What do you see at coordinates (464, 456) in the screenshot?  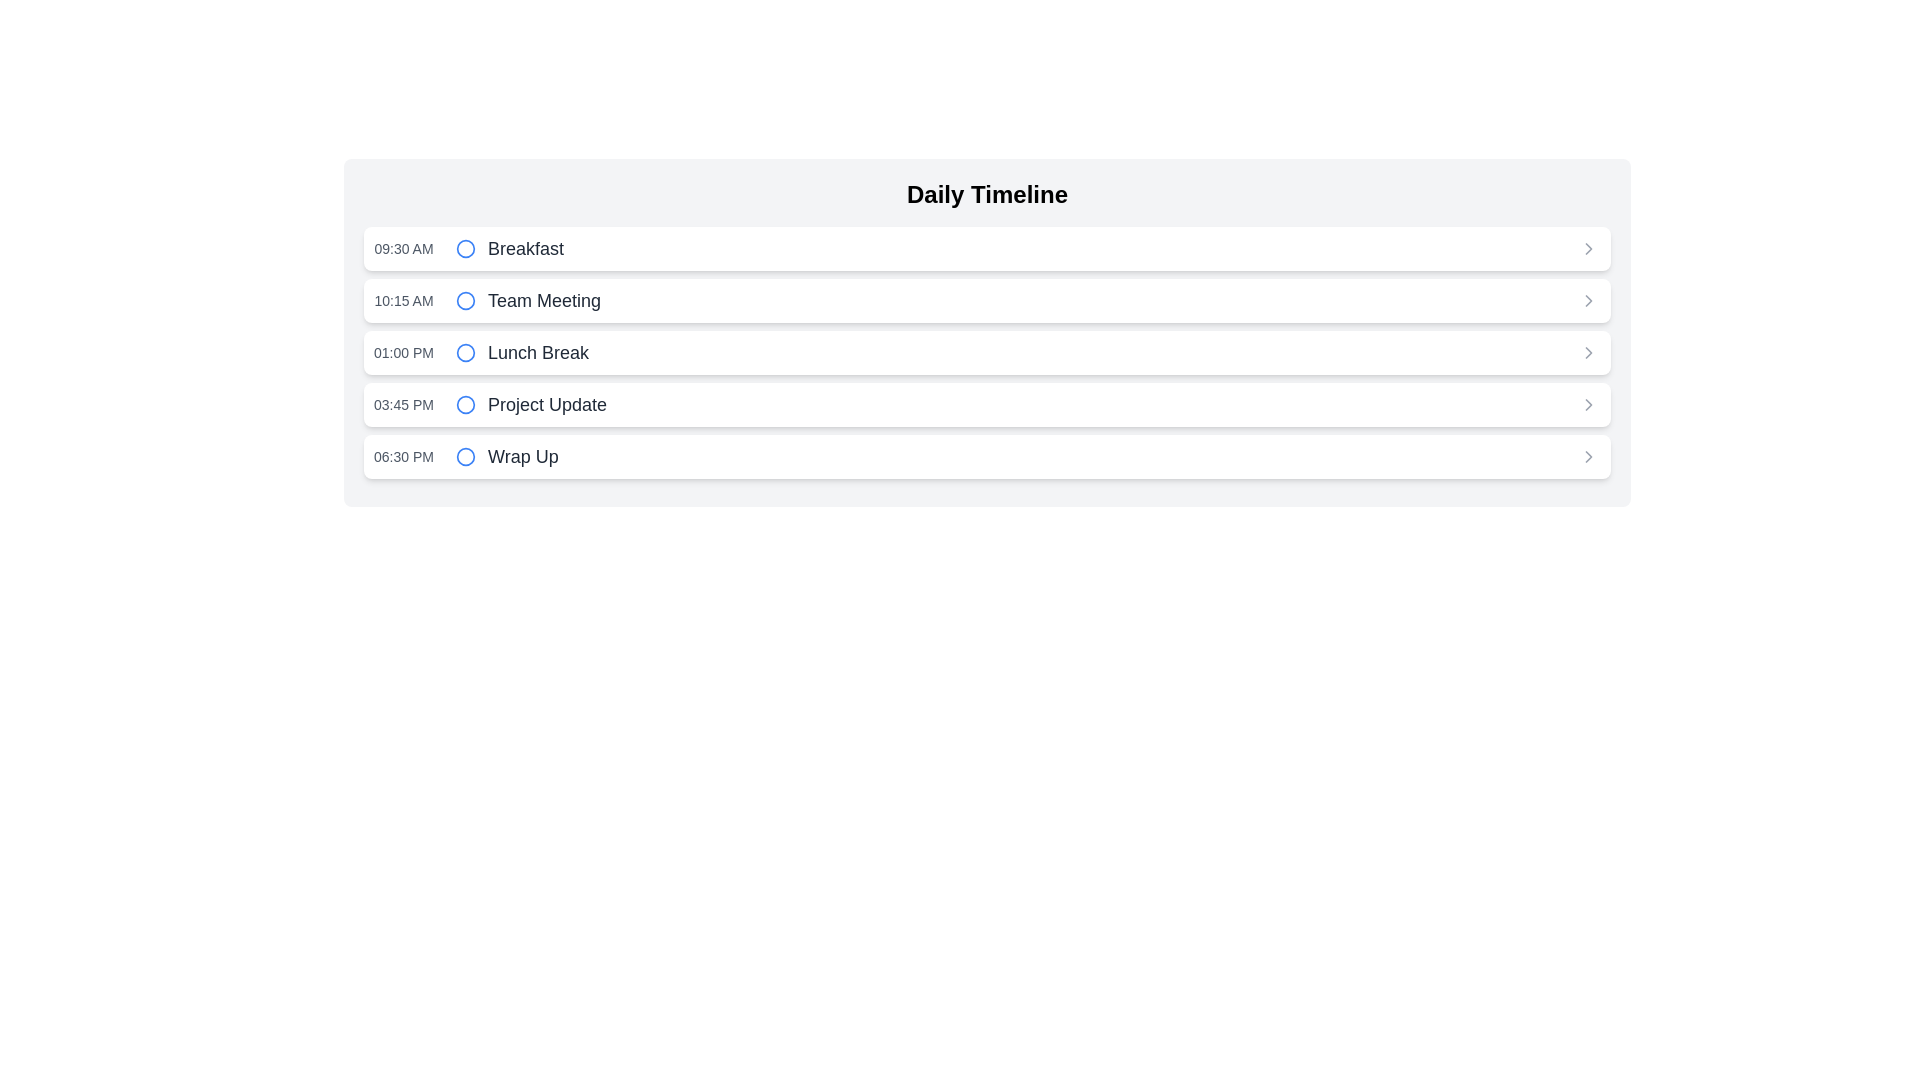 I see `the Circle icon within the SVG element, which acts as an interactive marker in a timeline or list interface` at bounding box center [464, 456].